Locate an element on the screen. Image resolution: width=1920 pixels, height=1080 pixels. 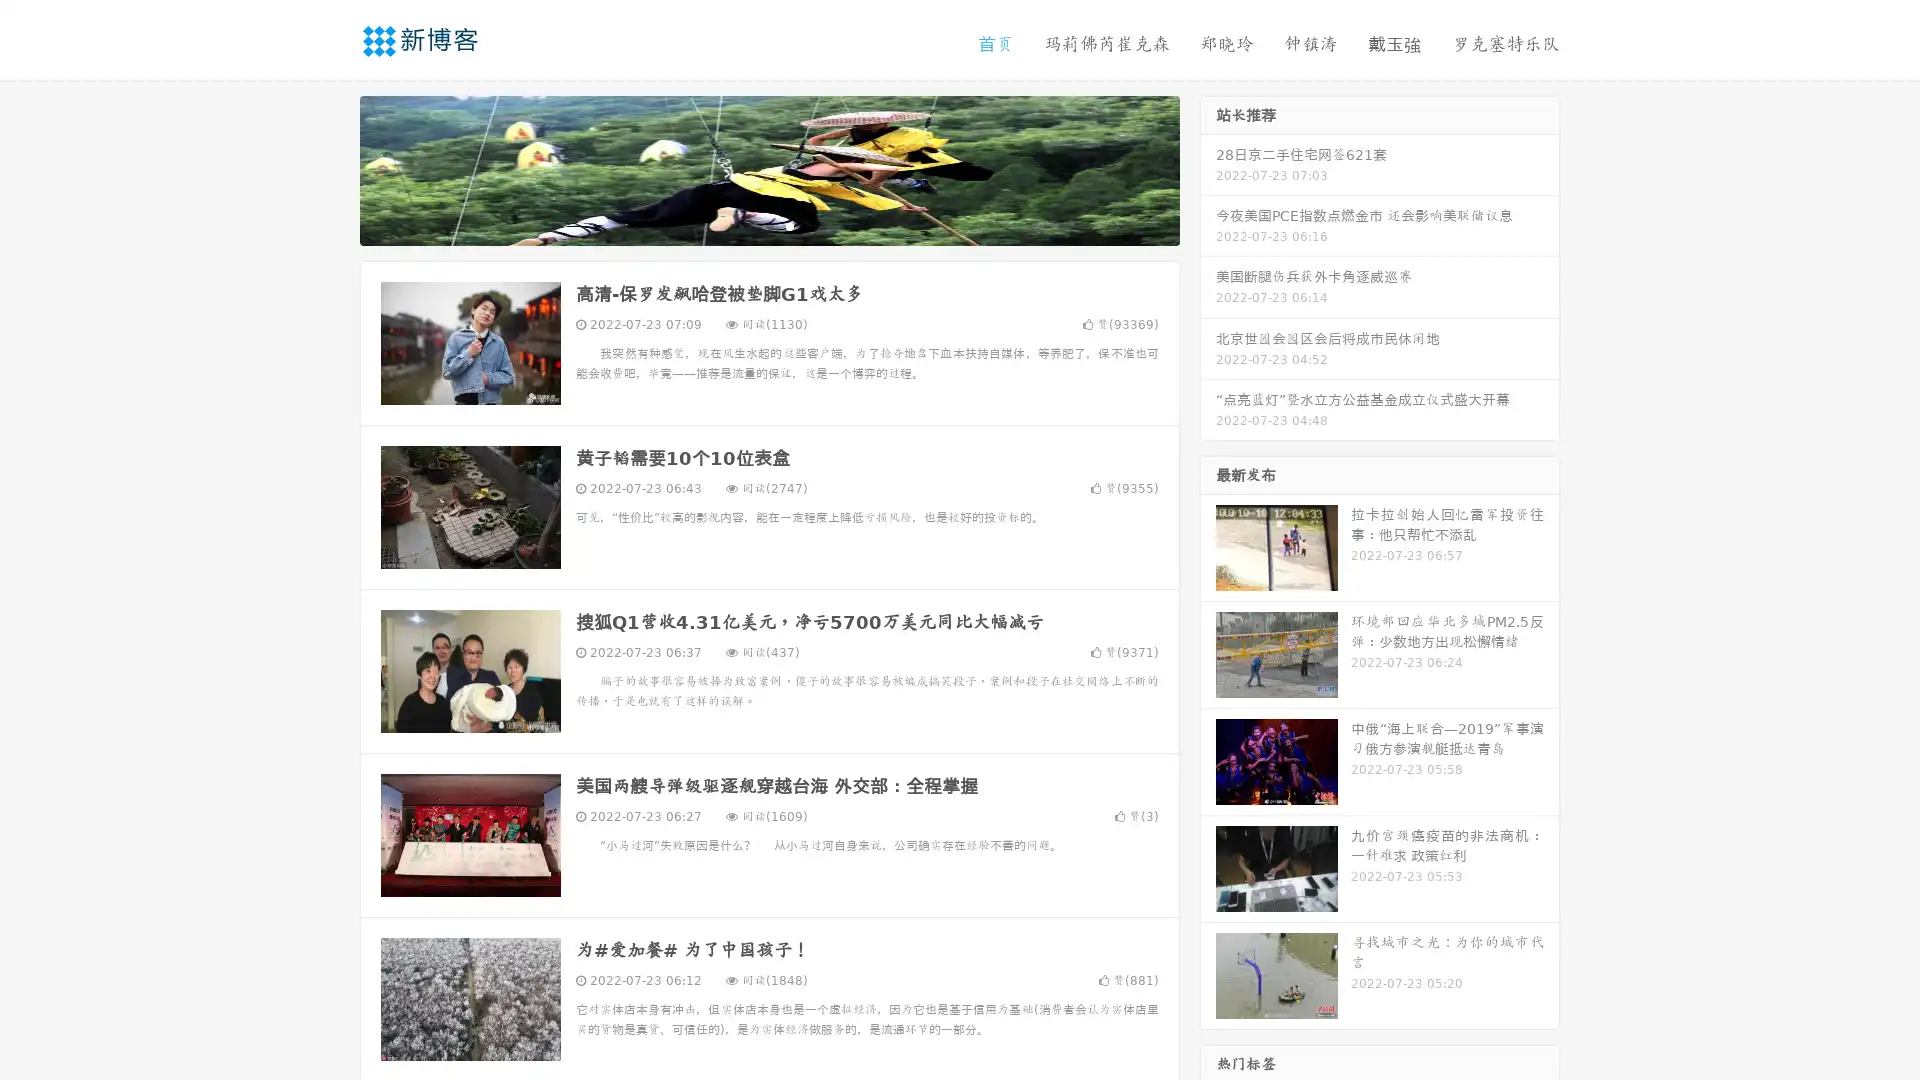
Go to slide 1 is located at coordinates (748, 225).